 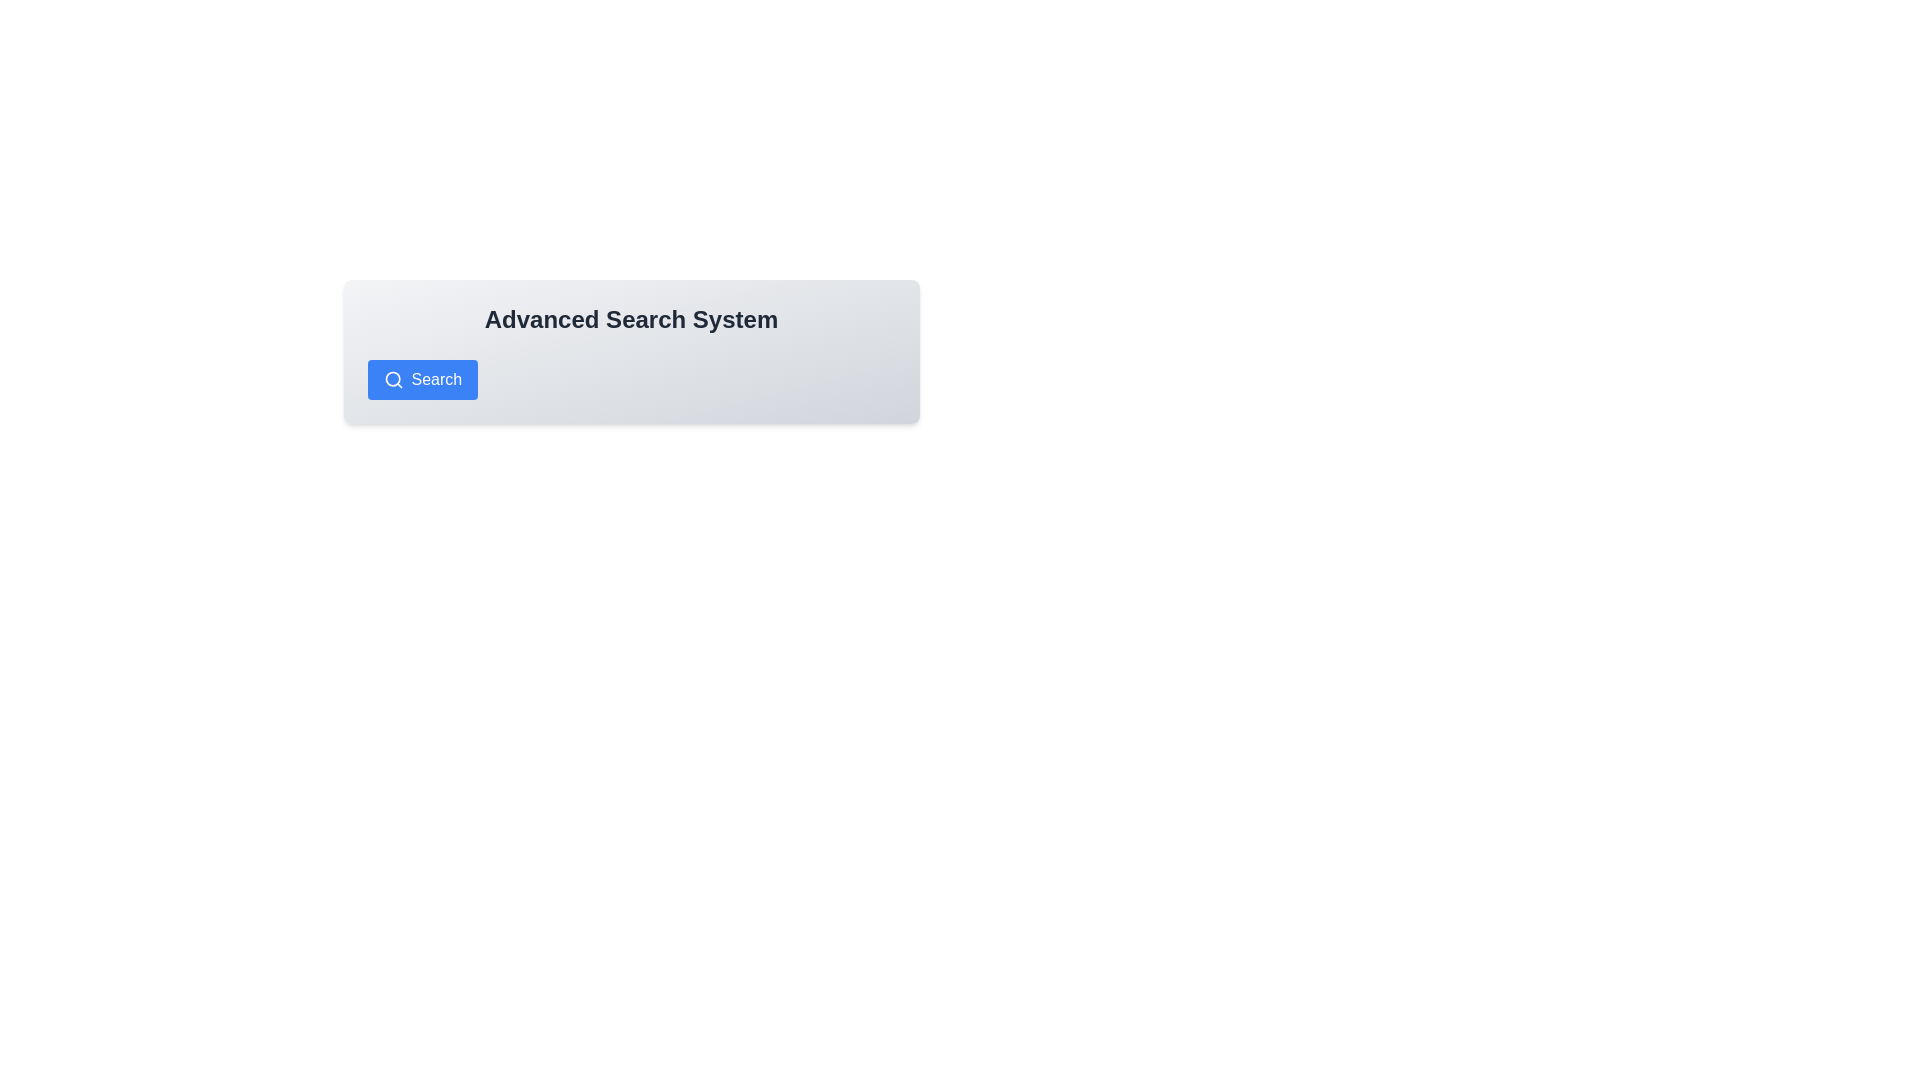 What do you see at coordinates (393, 380) in the screenshot?
I see `the 'Search' button which contains a magnifying glass icon, positioned to the left within a blue rectangular button below the 'Advanced Search System' title` at bounding box center [393, 380].